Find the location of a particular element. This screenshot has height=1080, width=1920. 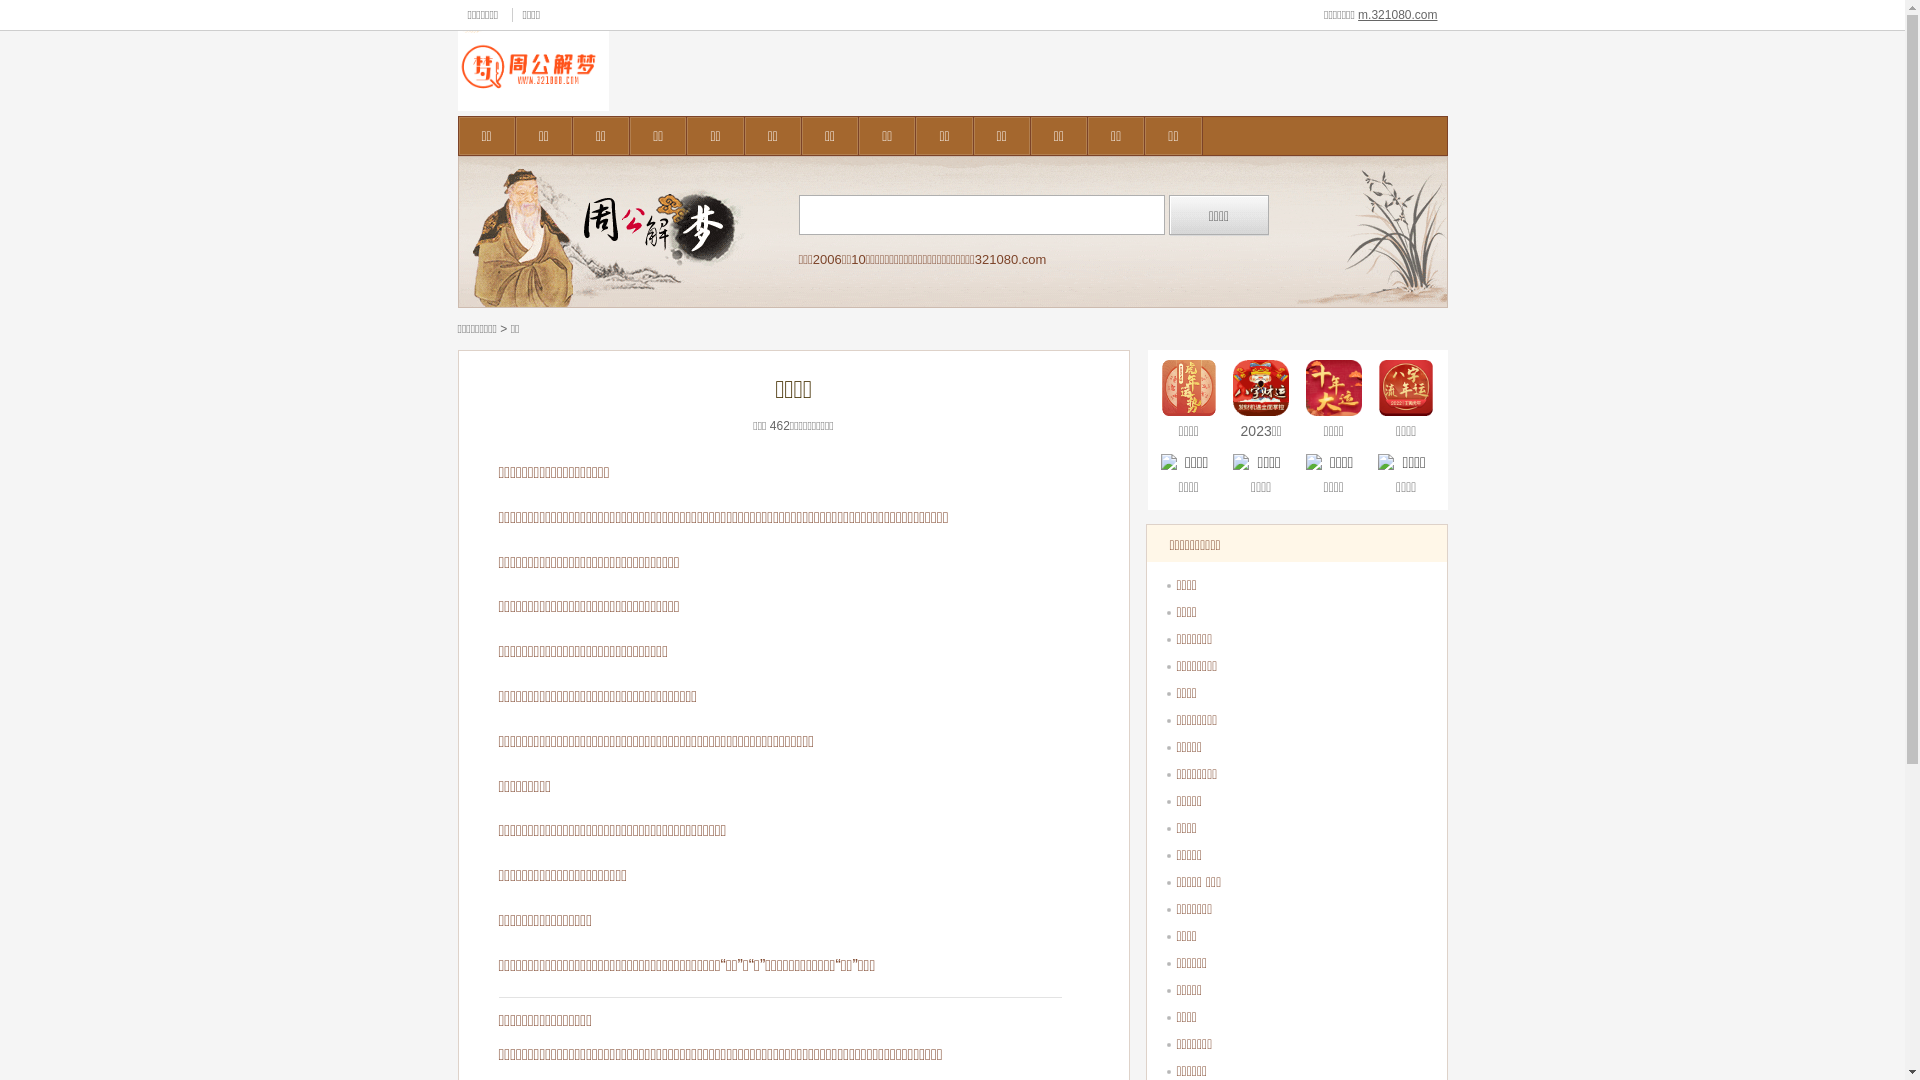

'm.321080.com' is located at coordinates (1396, 15).